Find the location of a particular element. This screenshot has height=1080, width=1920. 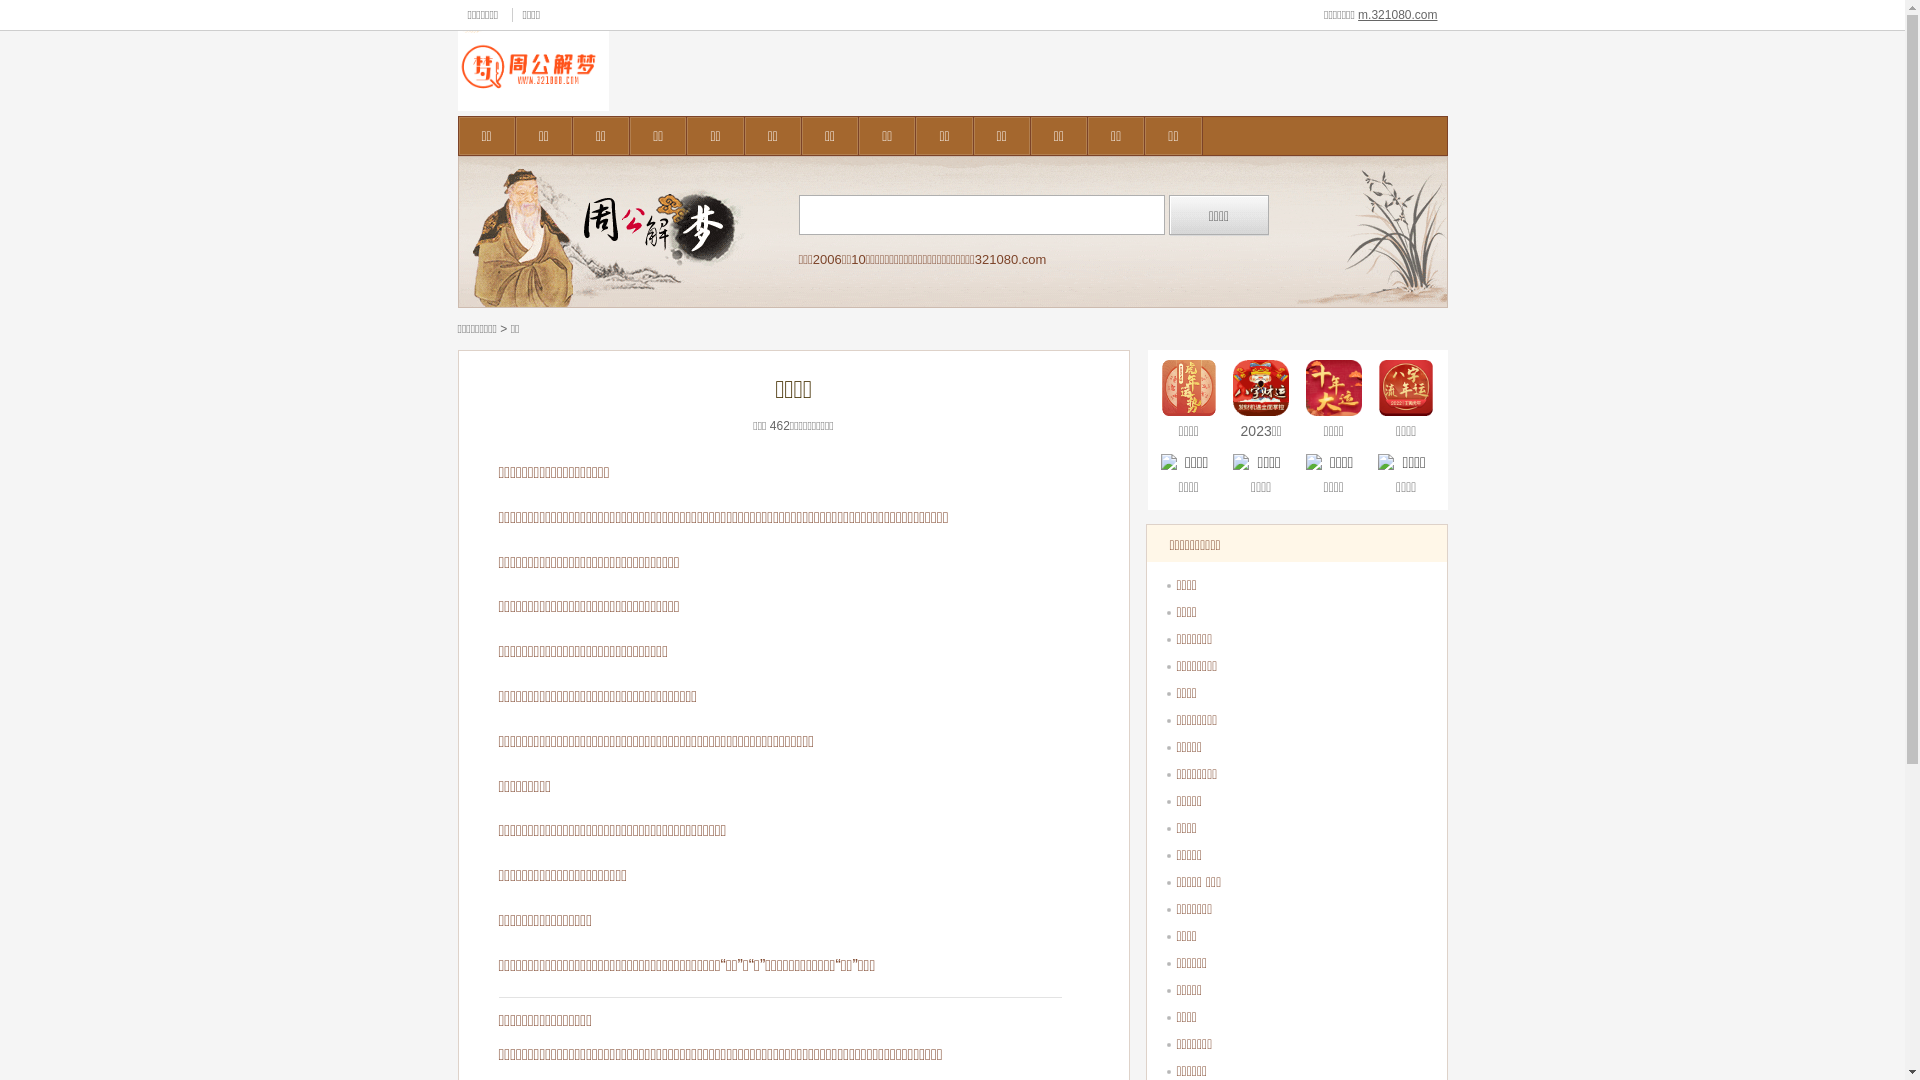

'm.321080.com' is located at coordinates (1396, 15).